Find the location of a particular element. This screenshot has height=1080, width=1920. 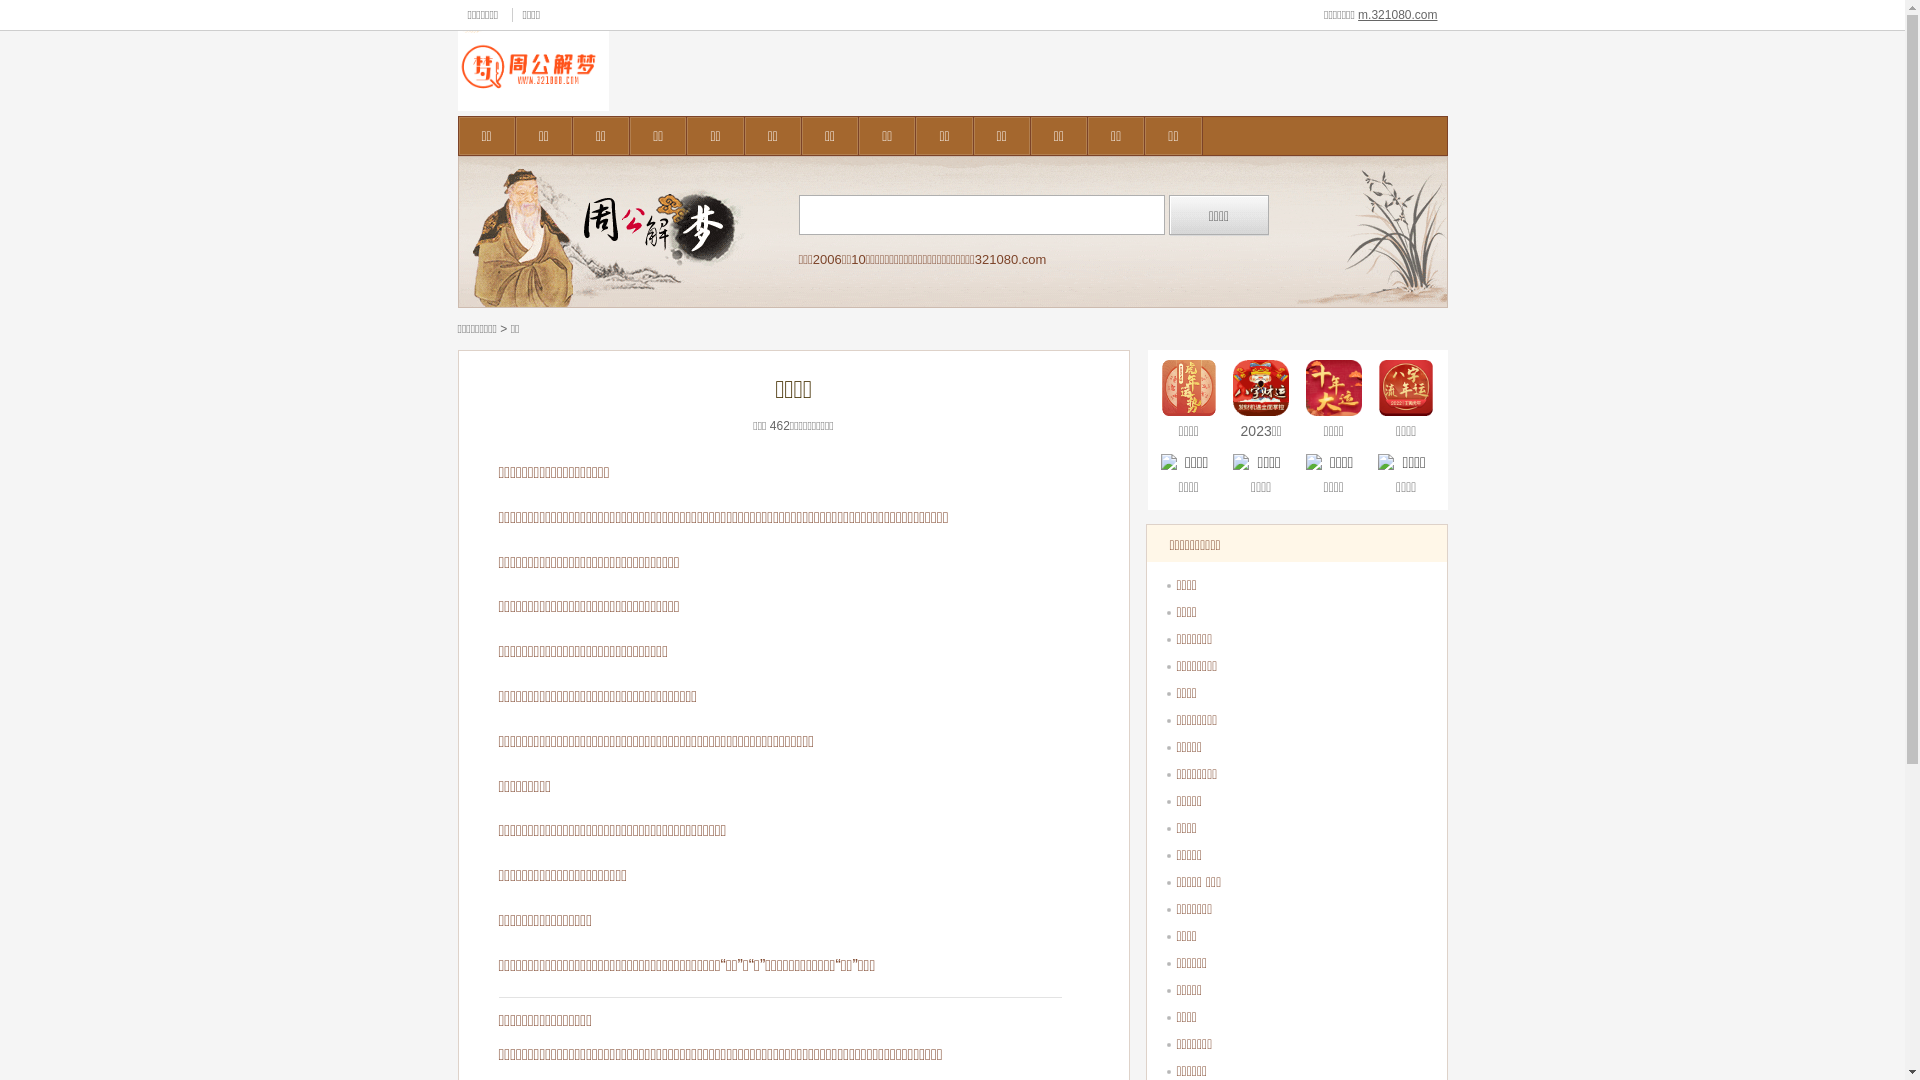

'm.321080.com' is located at coordinates (1396, 15).